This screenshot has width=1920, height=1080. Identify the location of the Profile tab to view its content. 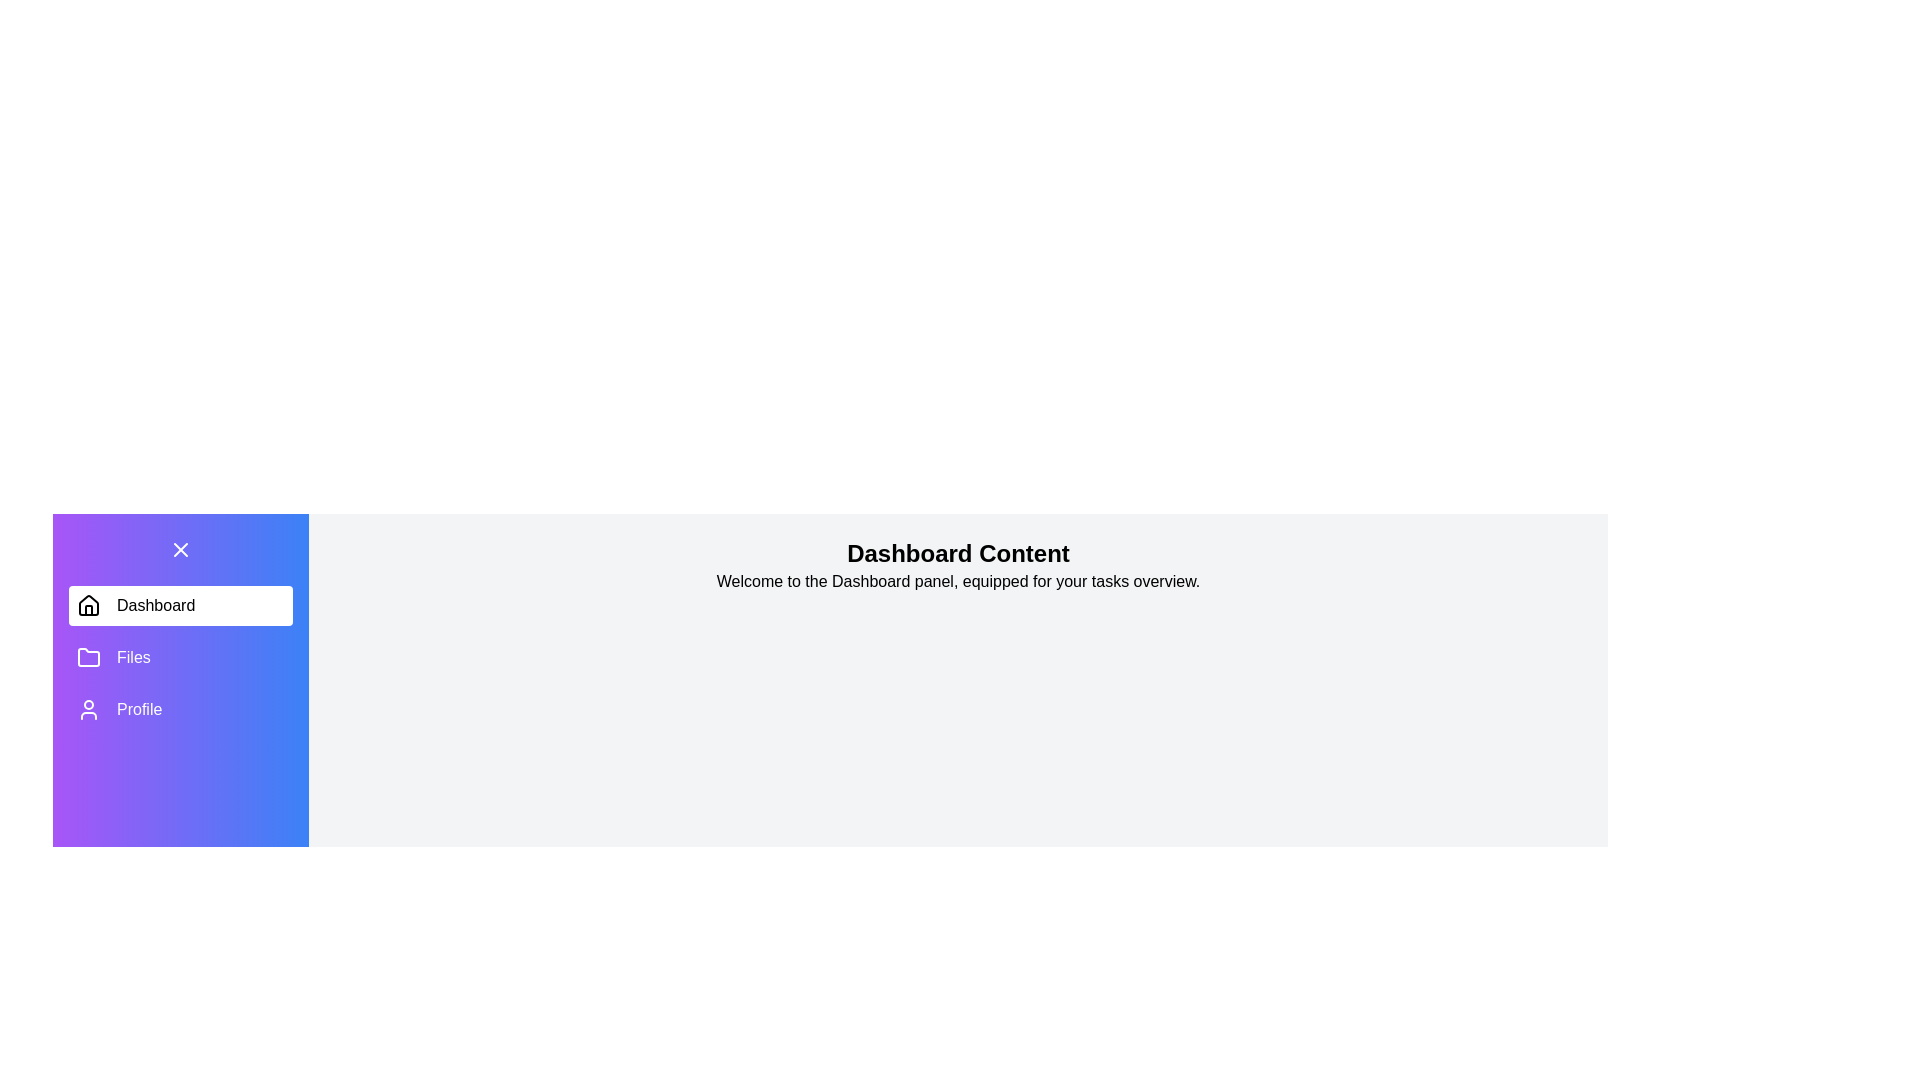
(181, 708).